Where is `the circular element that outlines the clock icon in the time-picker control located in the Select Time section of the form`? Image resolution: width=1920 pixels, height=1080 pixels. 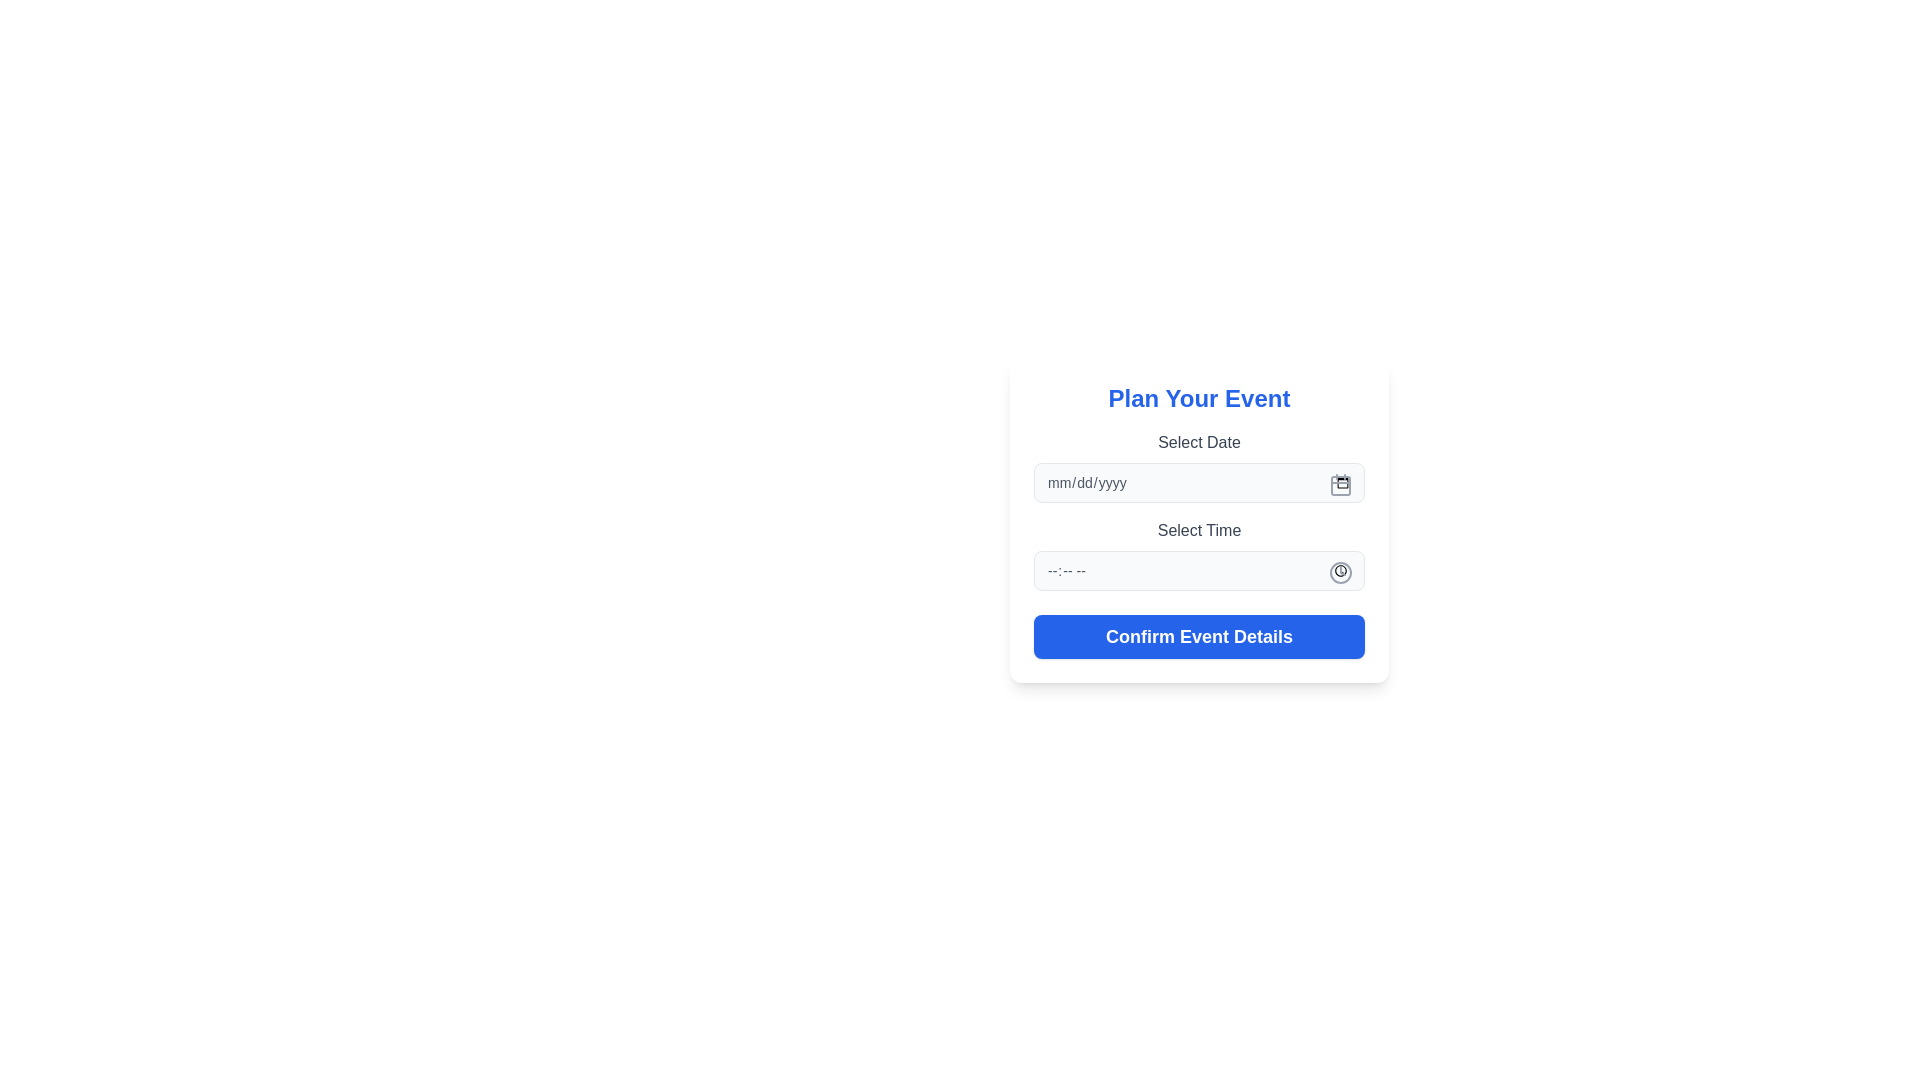
the circular element that outlines the clock icon in the time-picker control located in the Select Time section of the form is located at coordinates (1340, 573).